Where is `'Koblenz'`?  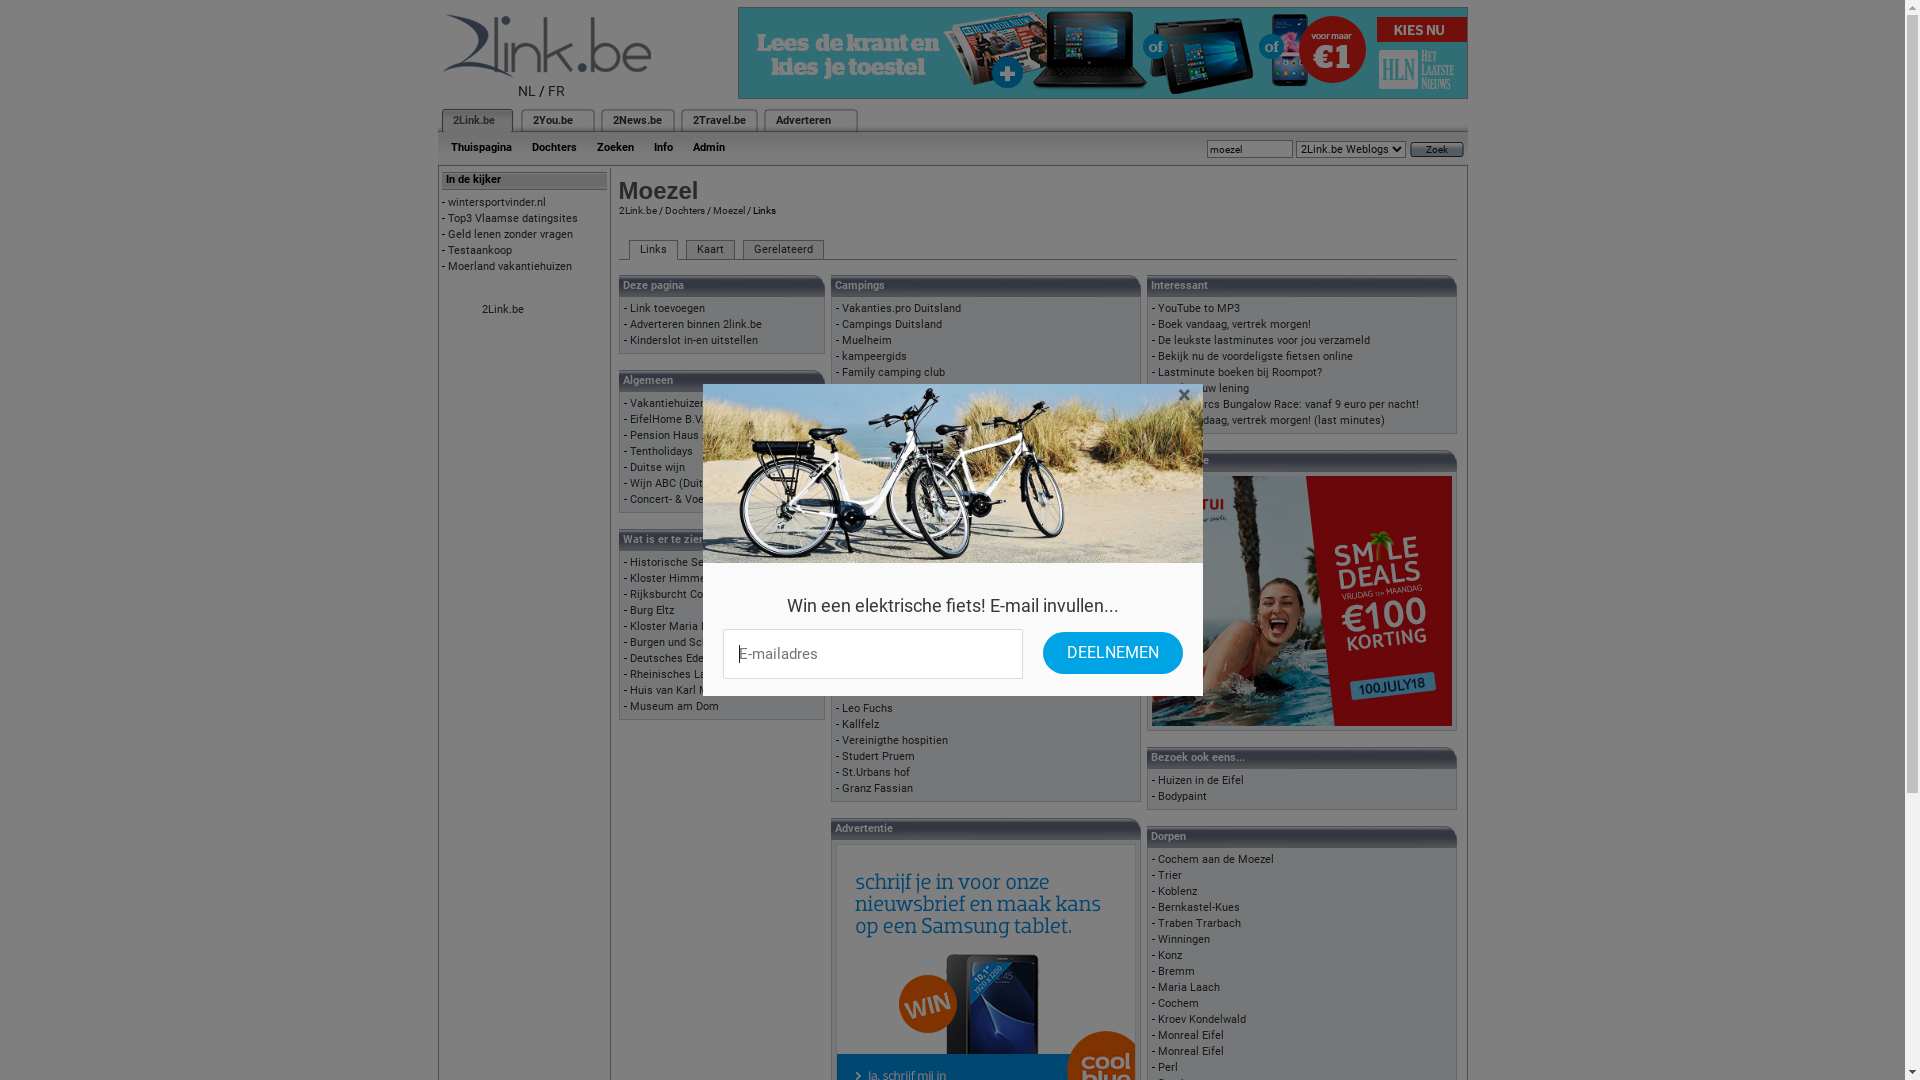 'Koblenz' is located at coordinates (1177, 890).